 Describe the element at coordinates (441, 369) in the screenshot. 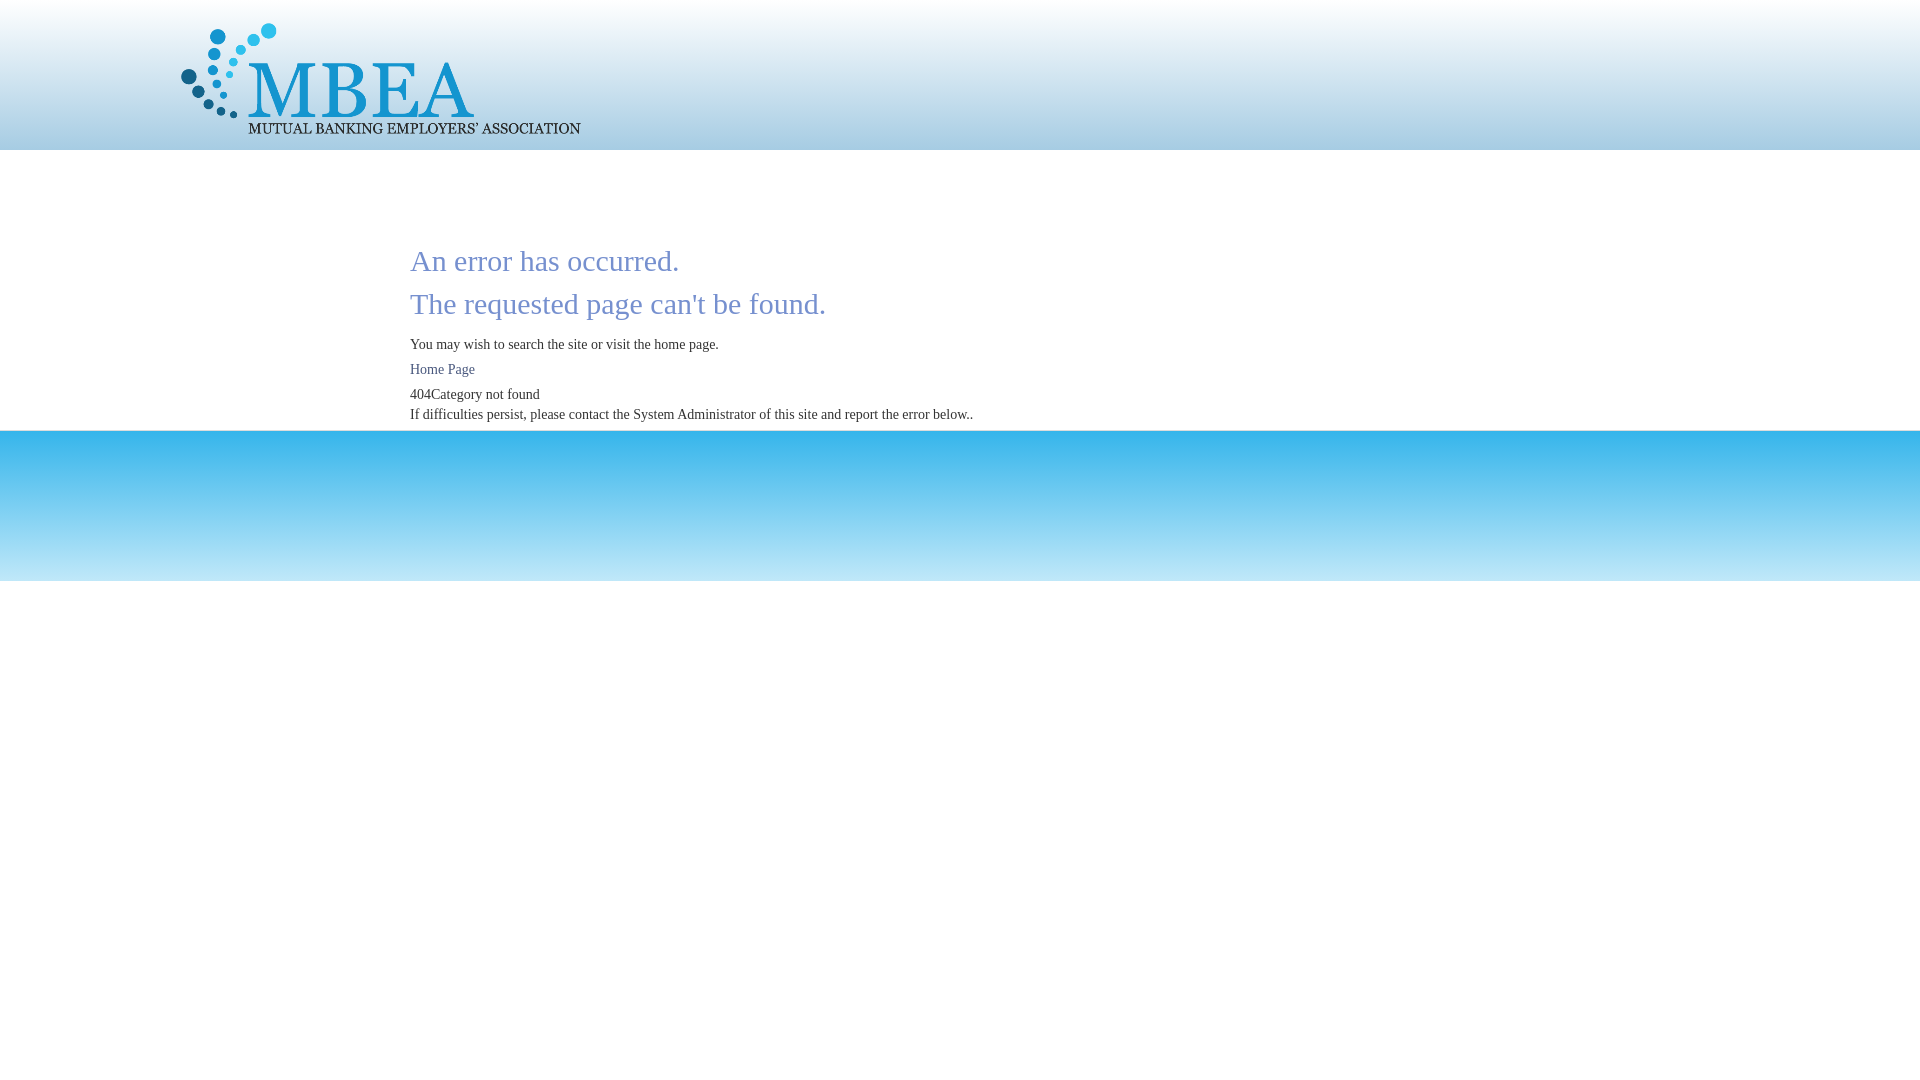

I see `'Home Page'` at that location.